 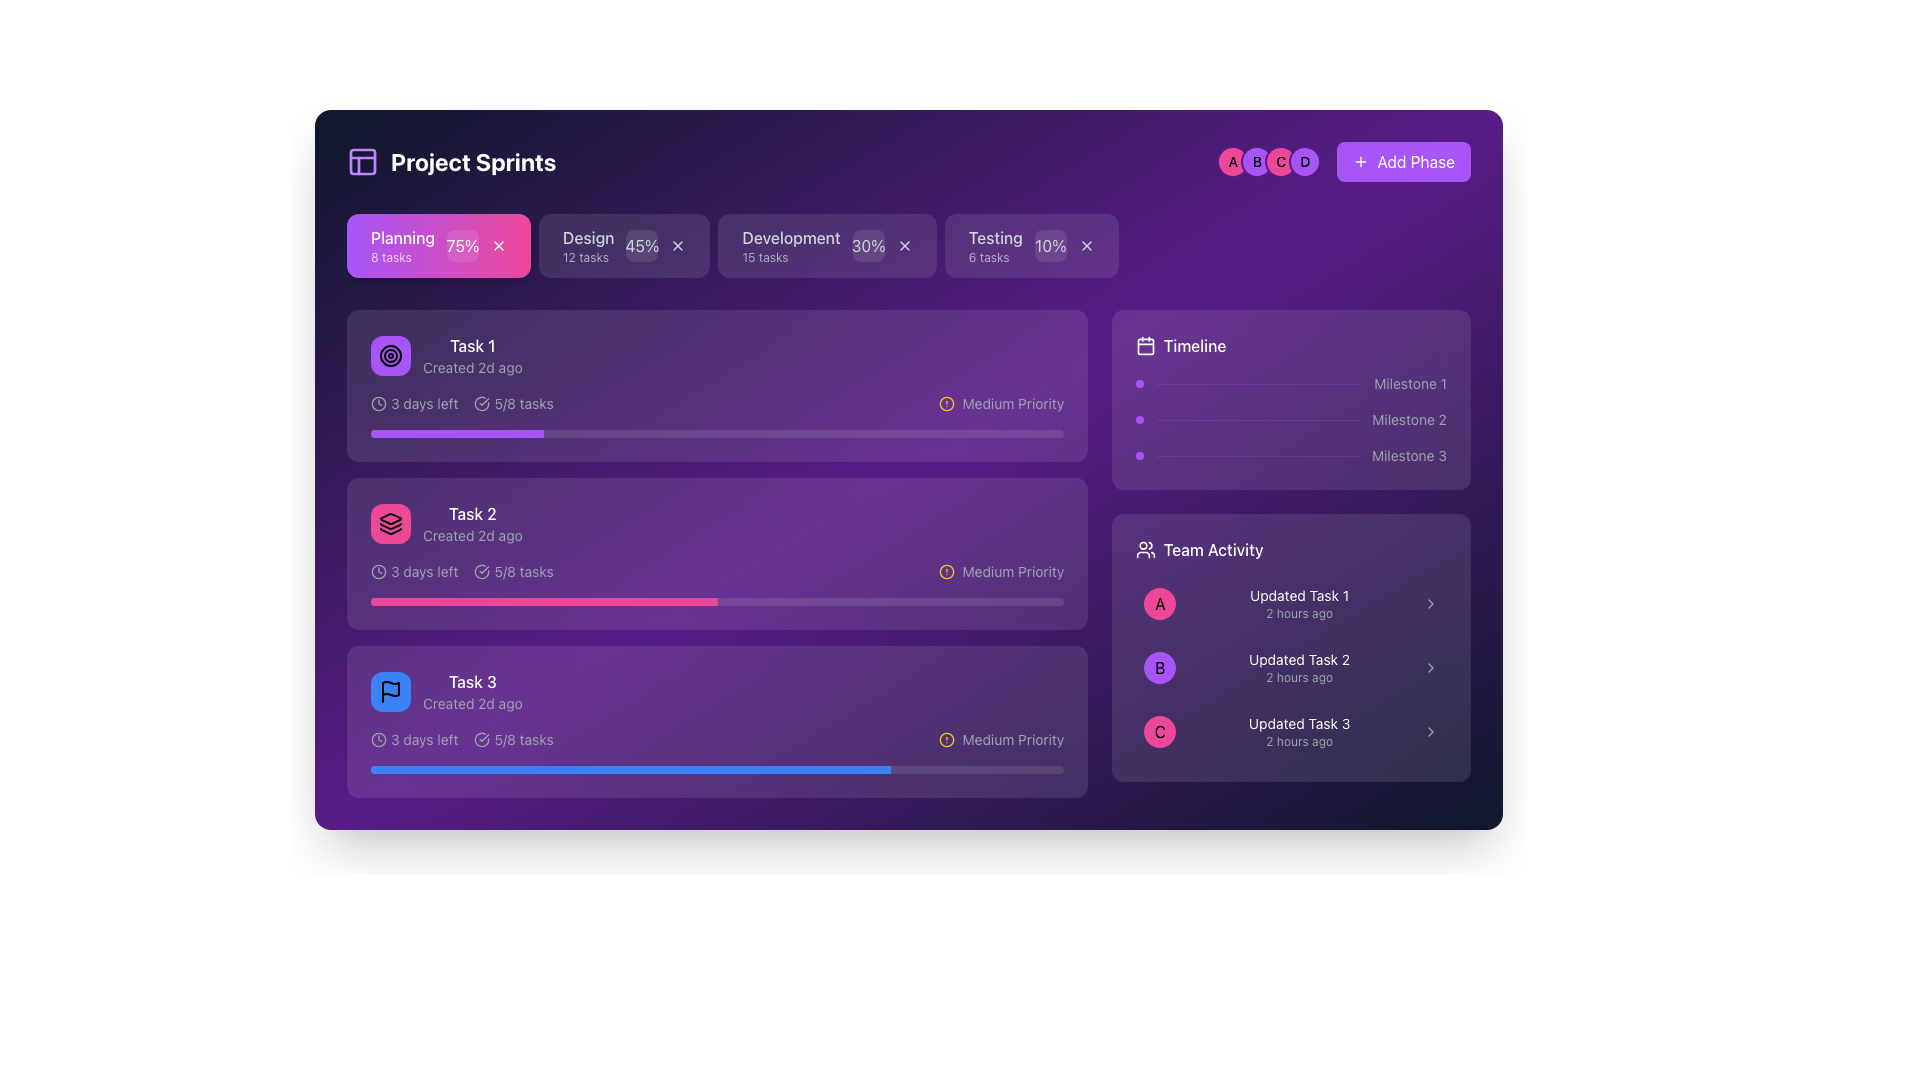 What do you see at coordinates (544, 600) in the screenshot?
I see `the colored portion of the progress bar indicating half completion for 'Task 2'` at bounding box center [544, 600].